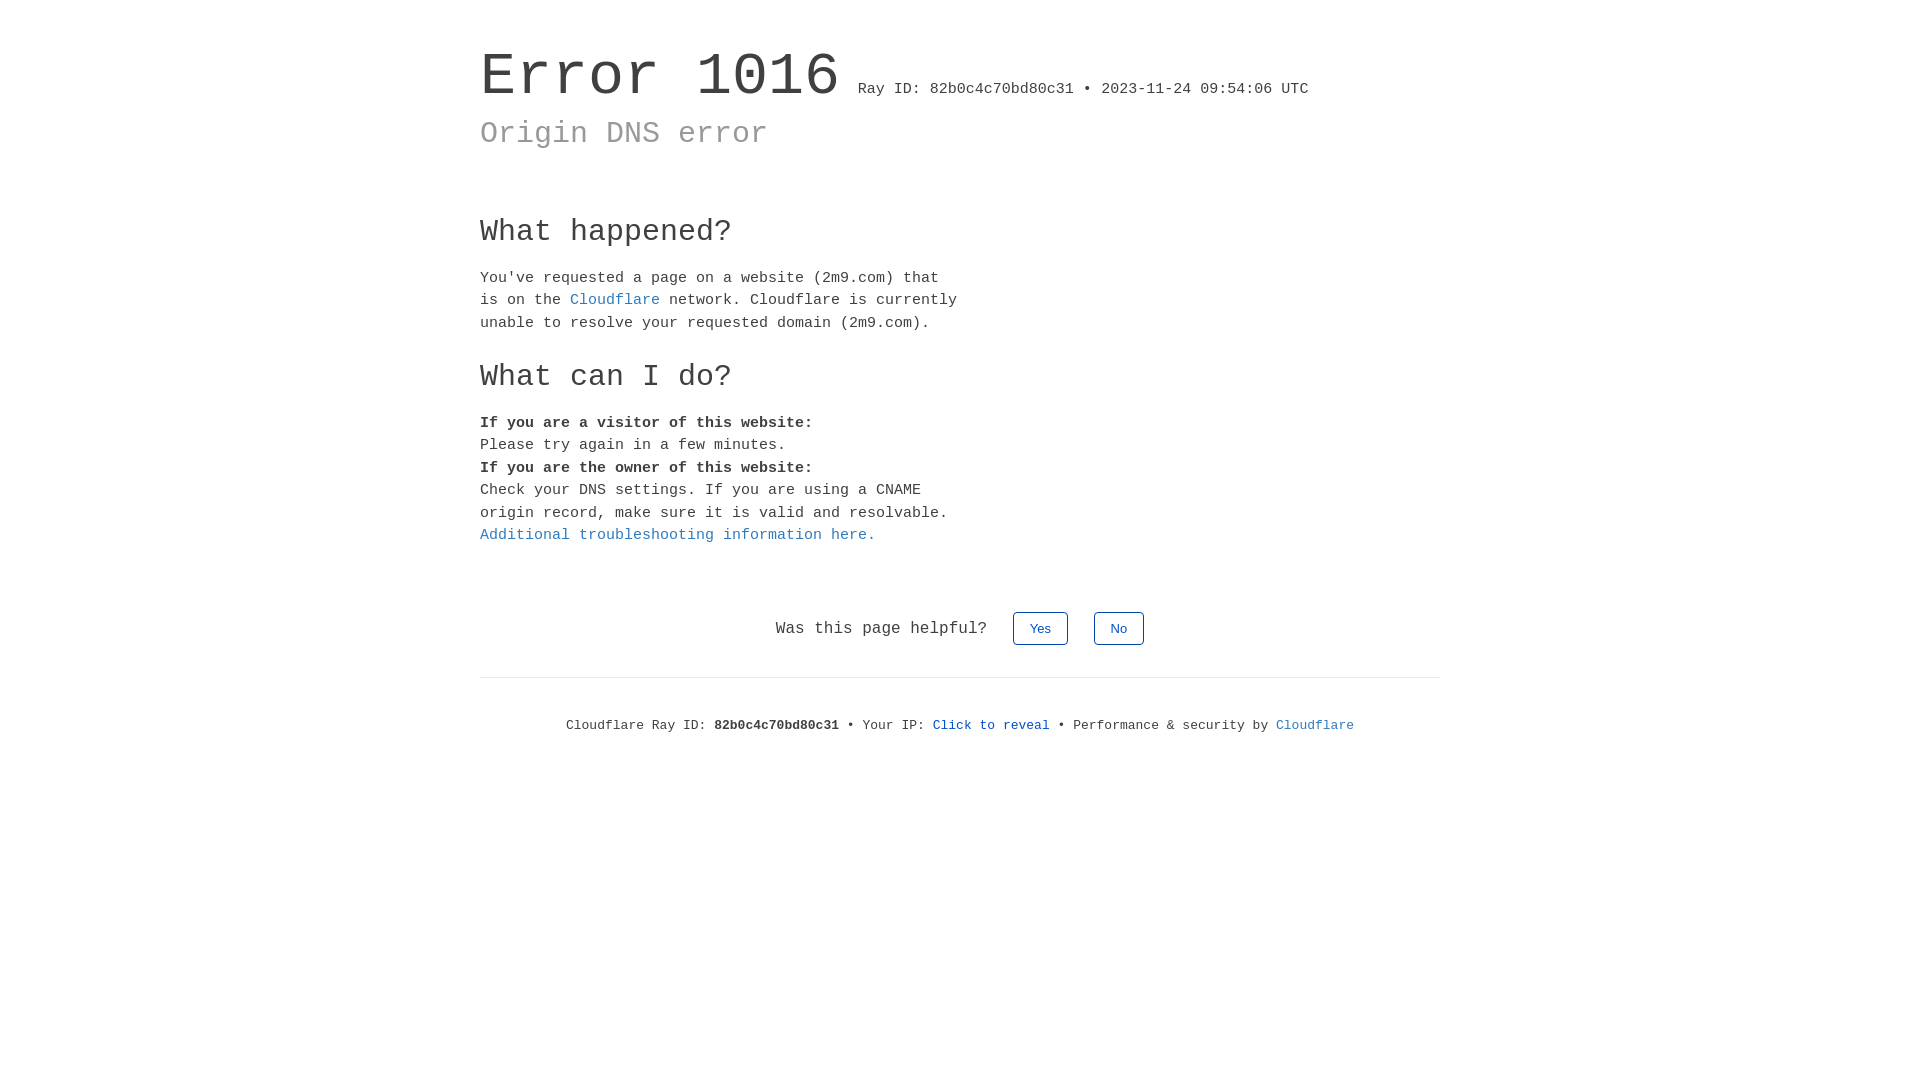 The width and height of the screenshot is (1920, 1080). What do you see at coordinates (1093, 627) in the screenshot?
I see `'No'` at bounding box center [1093, 627].